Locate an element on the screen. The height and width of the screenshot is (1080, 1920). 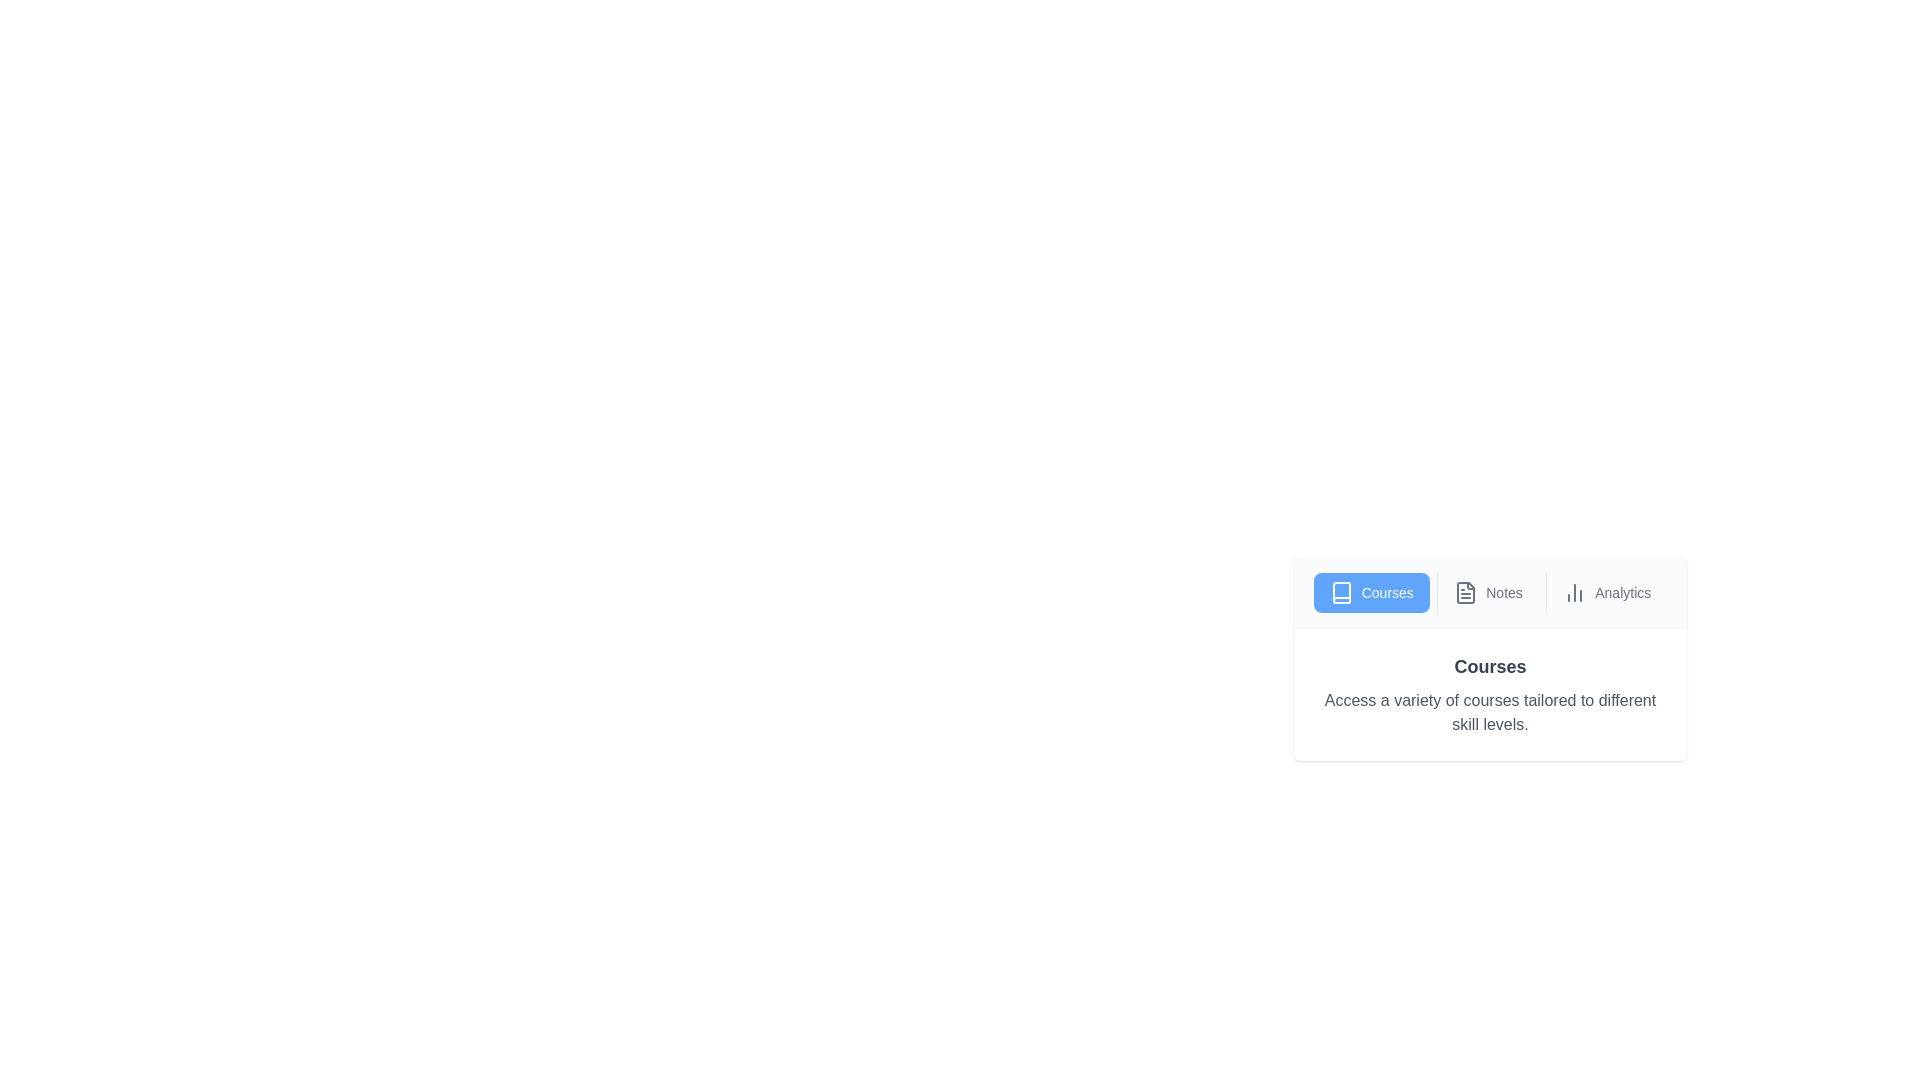
the Notes tab by clicking on its button is located at coordinates (1488, 592).